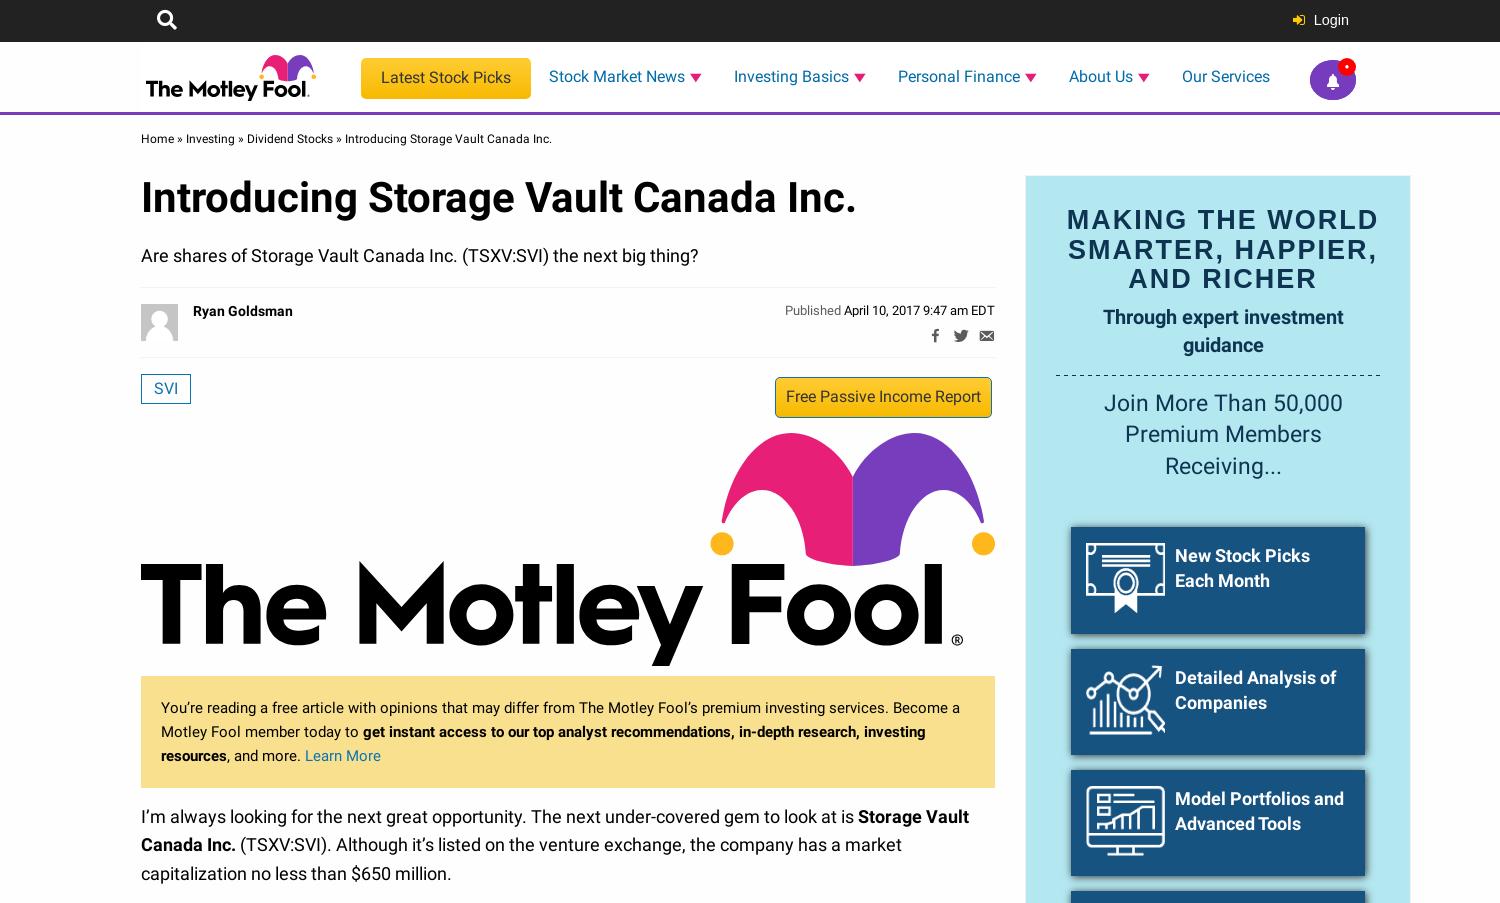 This screenshot has height=903, width=1500. Describe the element at coordinates (1281, 534) in the screenshot. I see `'Demetris Afxentiou'` at that location.